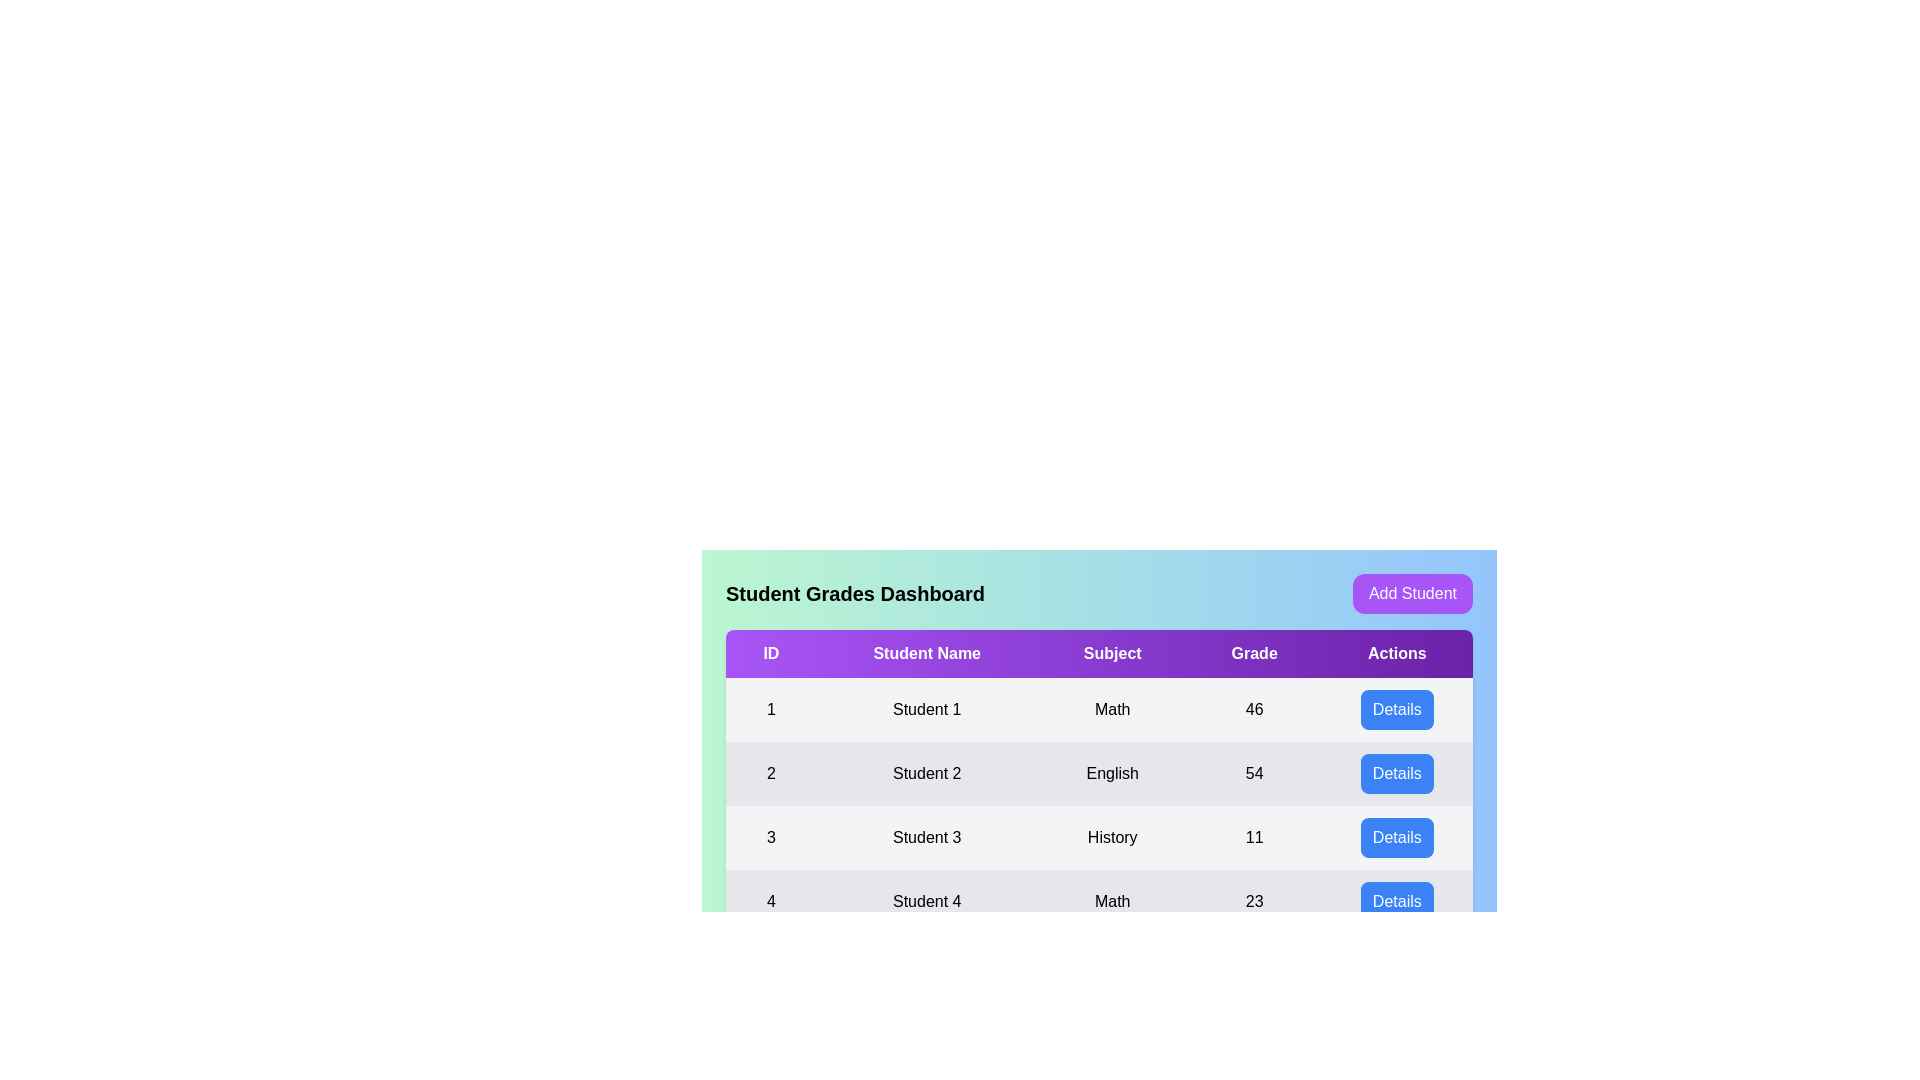 This screenshot has width=1920, height=1080. I want to click on the 'Add Student' button, so click(1411, 593).